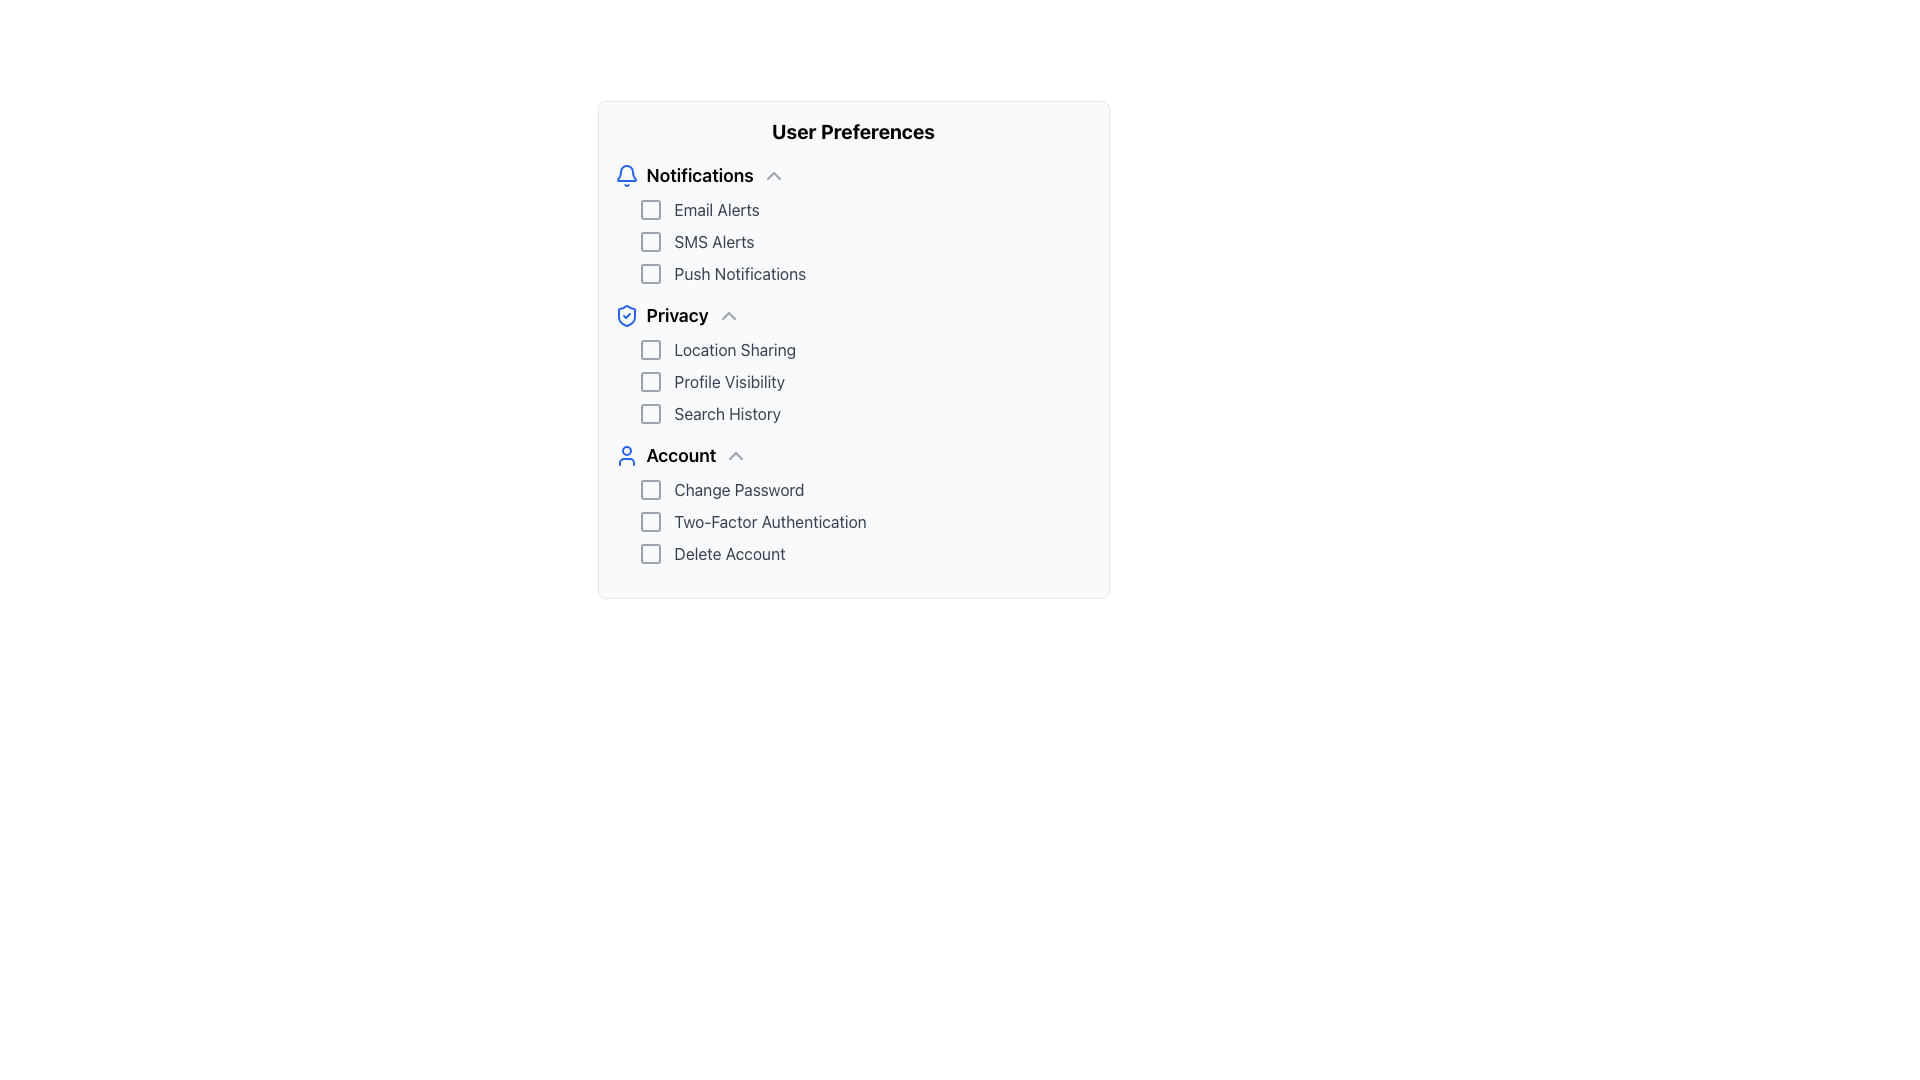  What do you see at coordinates (650, 381) in the screenshot?
I see `the 'Profile Visibility' checkbox in the 'Privacy' section` at bounding box center [650, 381].